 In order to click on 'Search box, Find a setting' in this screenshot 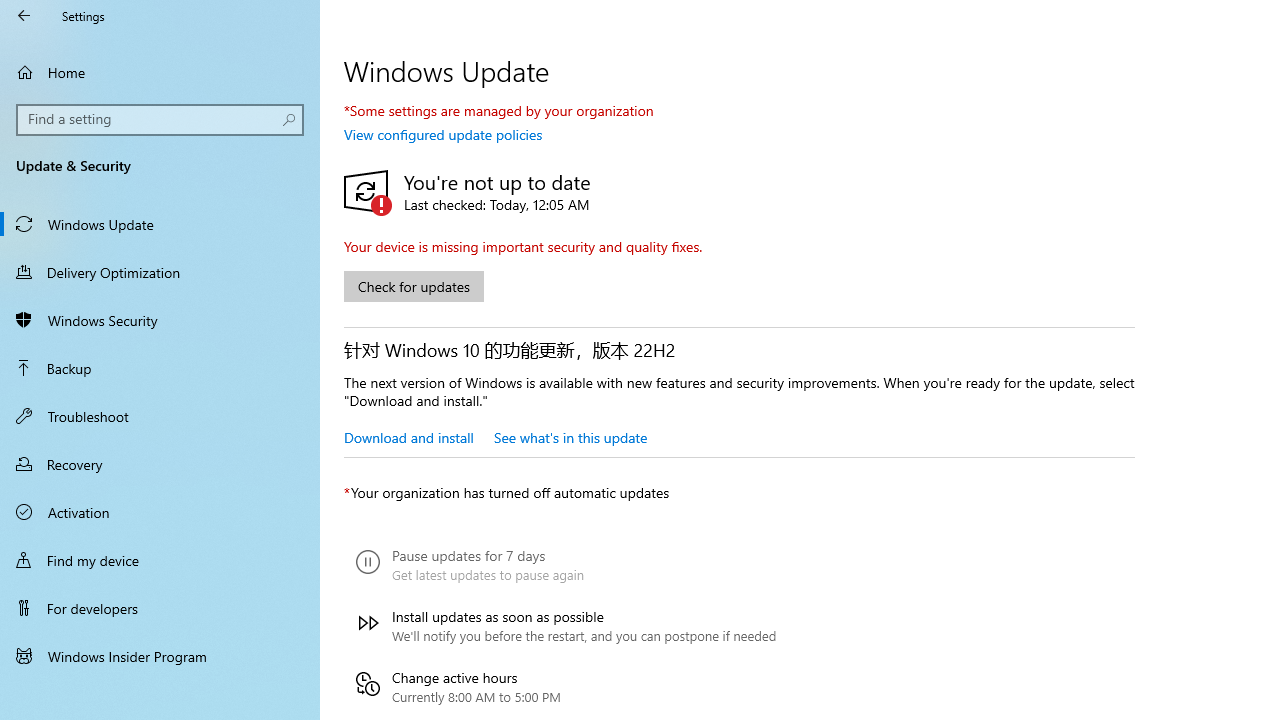, I will do `click(160, 119)`.